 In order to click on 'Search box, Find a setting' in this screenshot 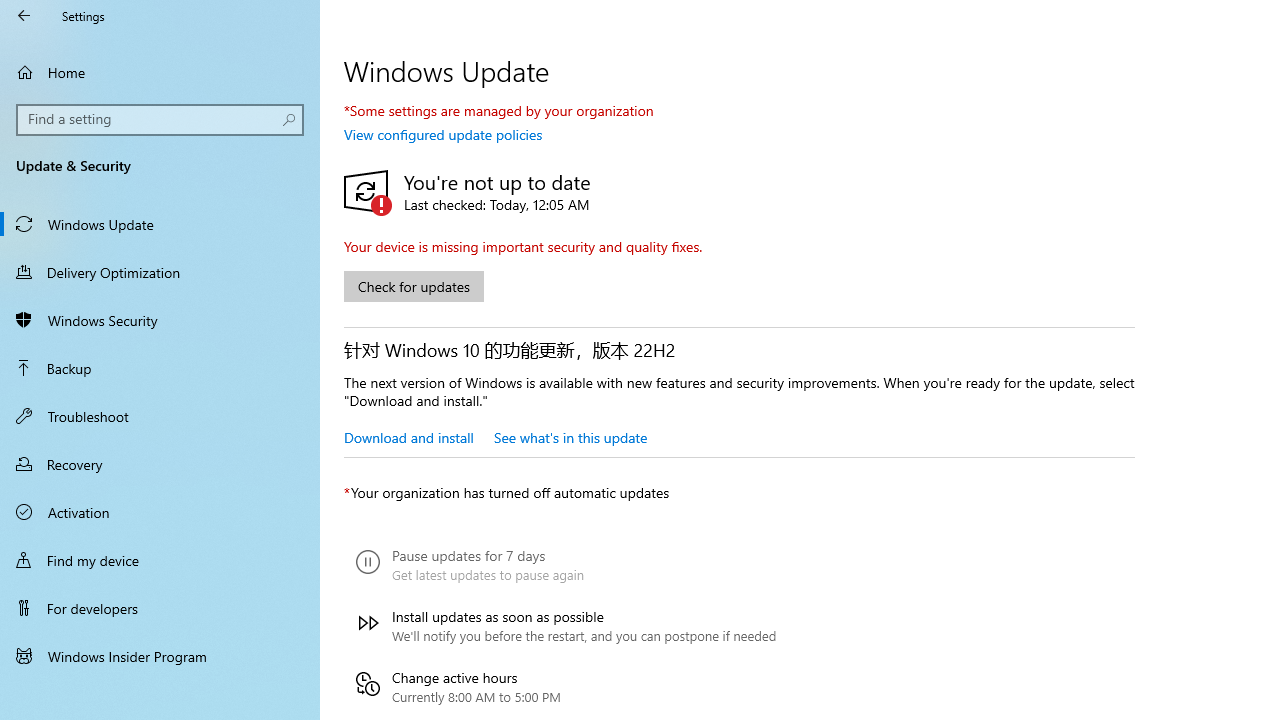, I will do `click(160, 119)`.